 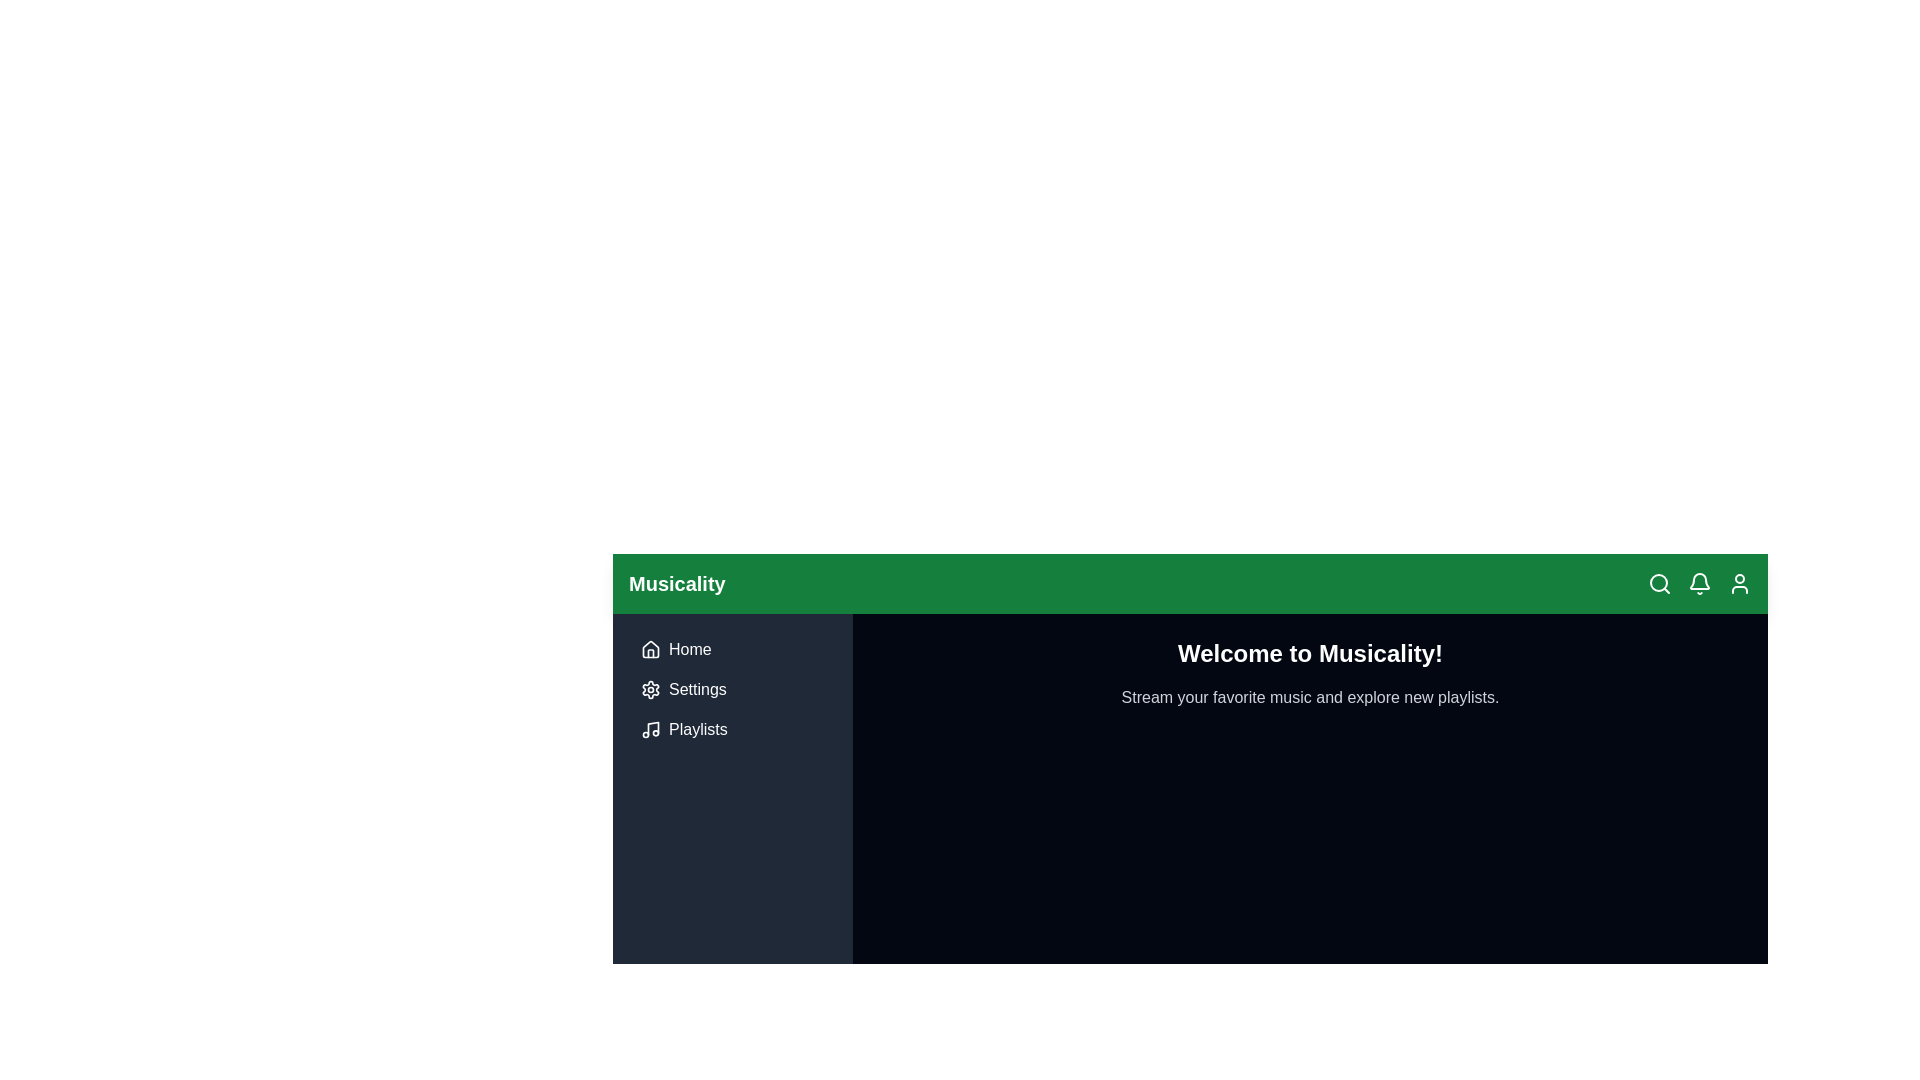 What do you see at coordinates (651, 729) in the screenshot?
I see `the musical note icon located in the navigation menu to the left of the 'Playlists' text` at bounding box center [651, 729].